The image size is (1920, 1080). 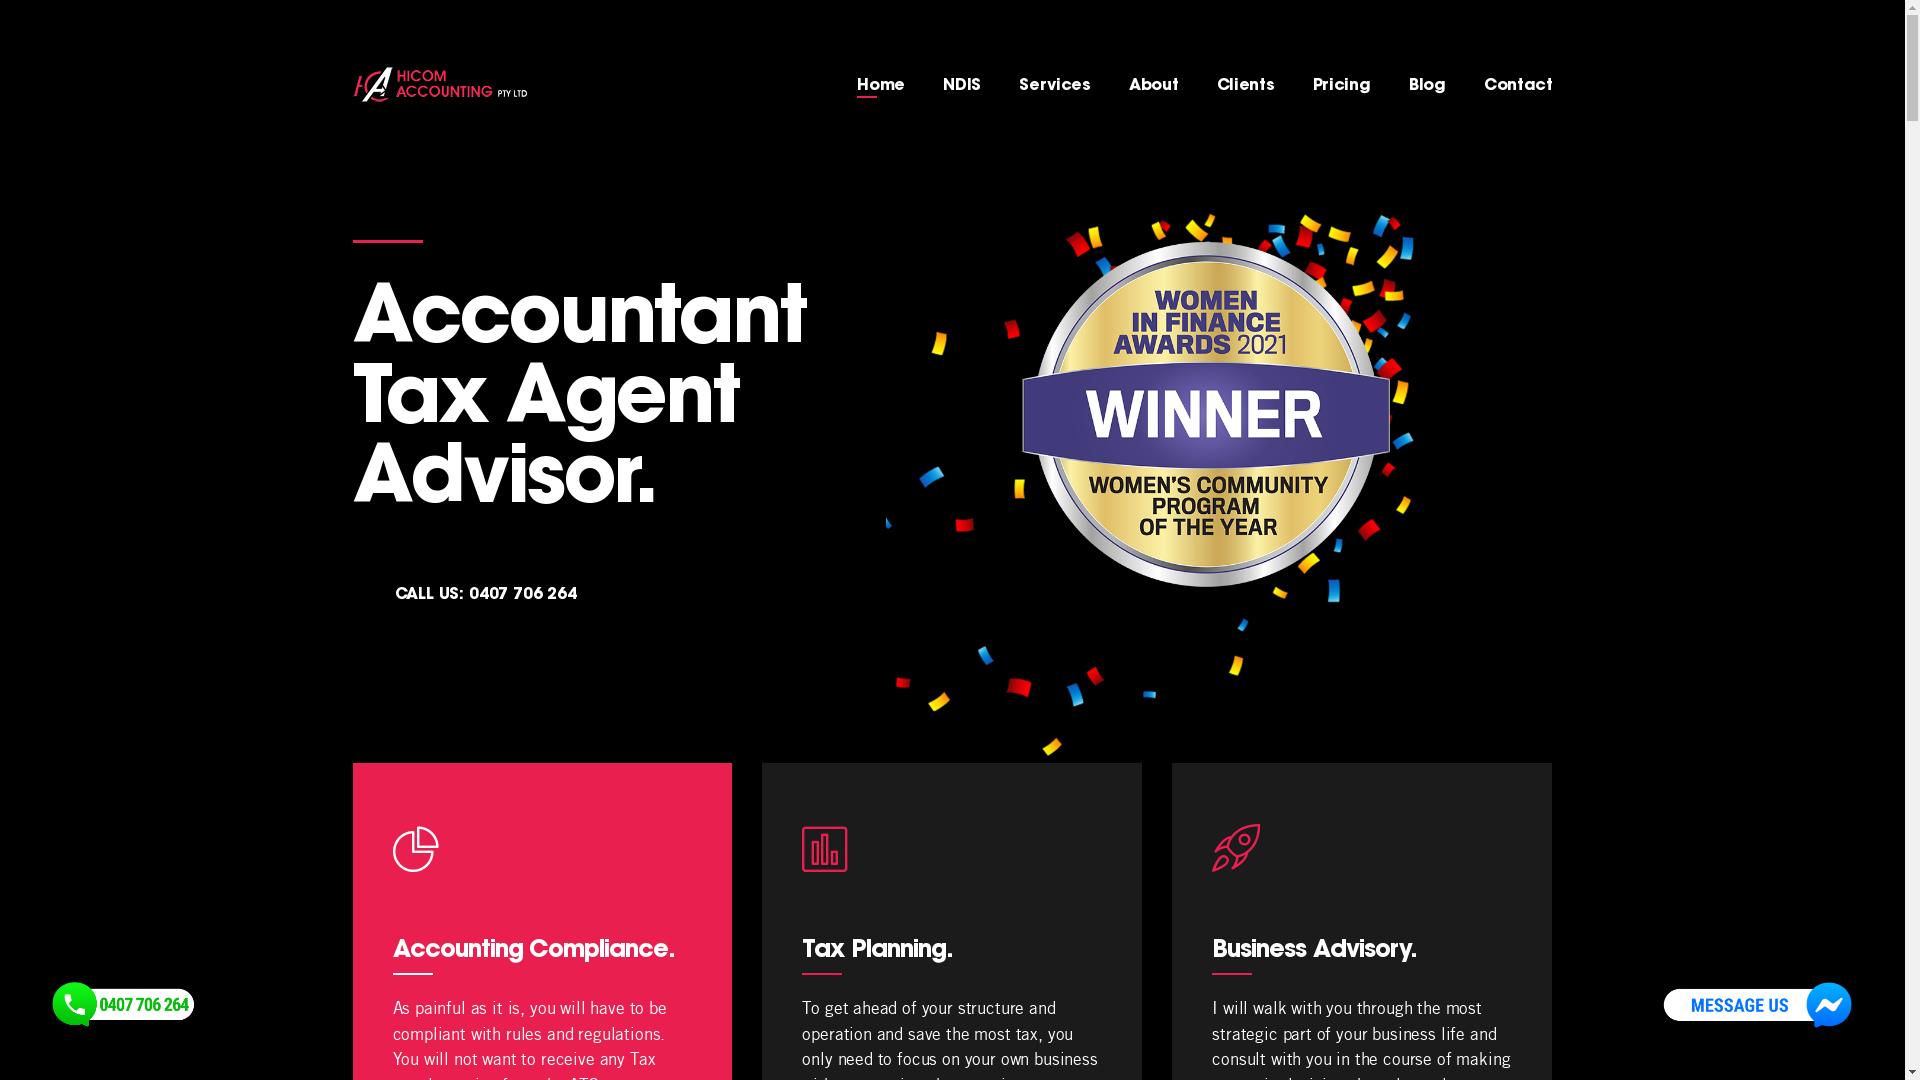 What do you see at coordinates (941, 84) in the screenshot?
I see `'NDIS'` at bounding box center [941, 84].